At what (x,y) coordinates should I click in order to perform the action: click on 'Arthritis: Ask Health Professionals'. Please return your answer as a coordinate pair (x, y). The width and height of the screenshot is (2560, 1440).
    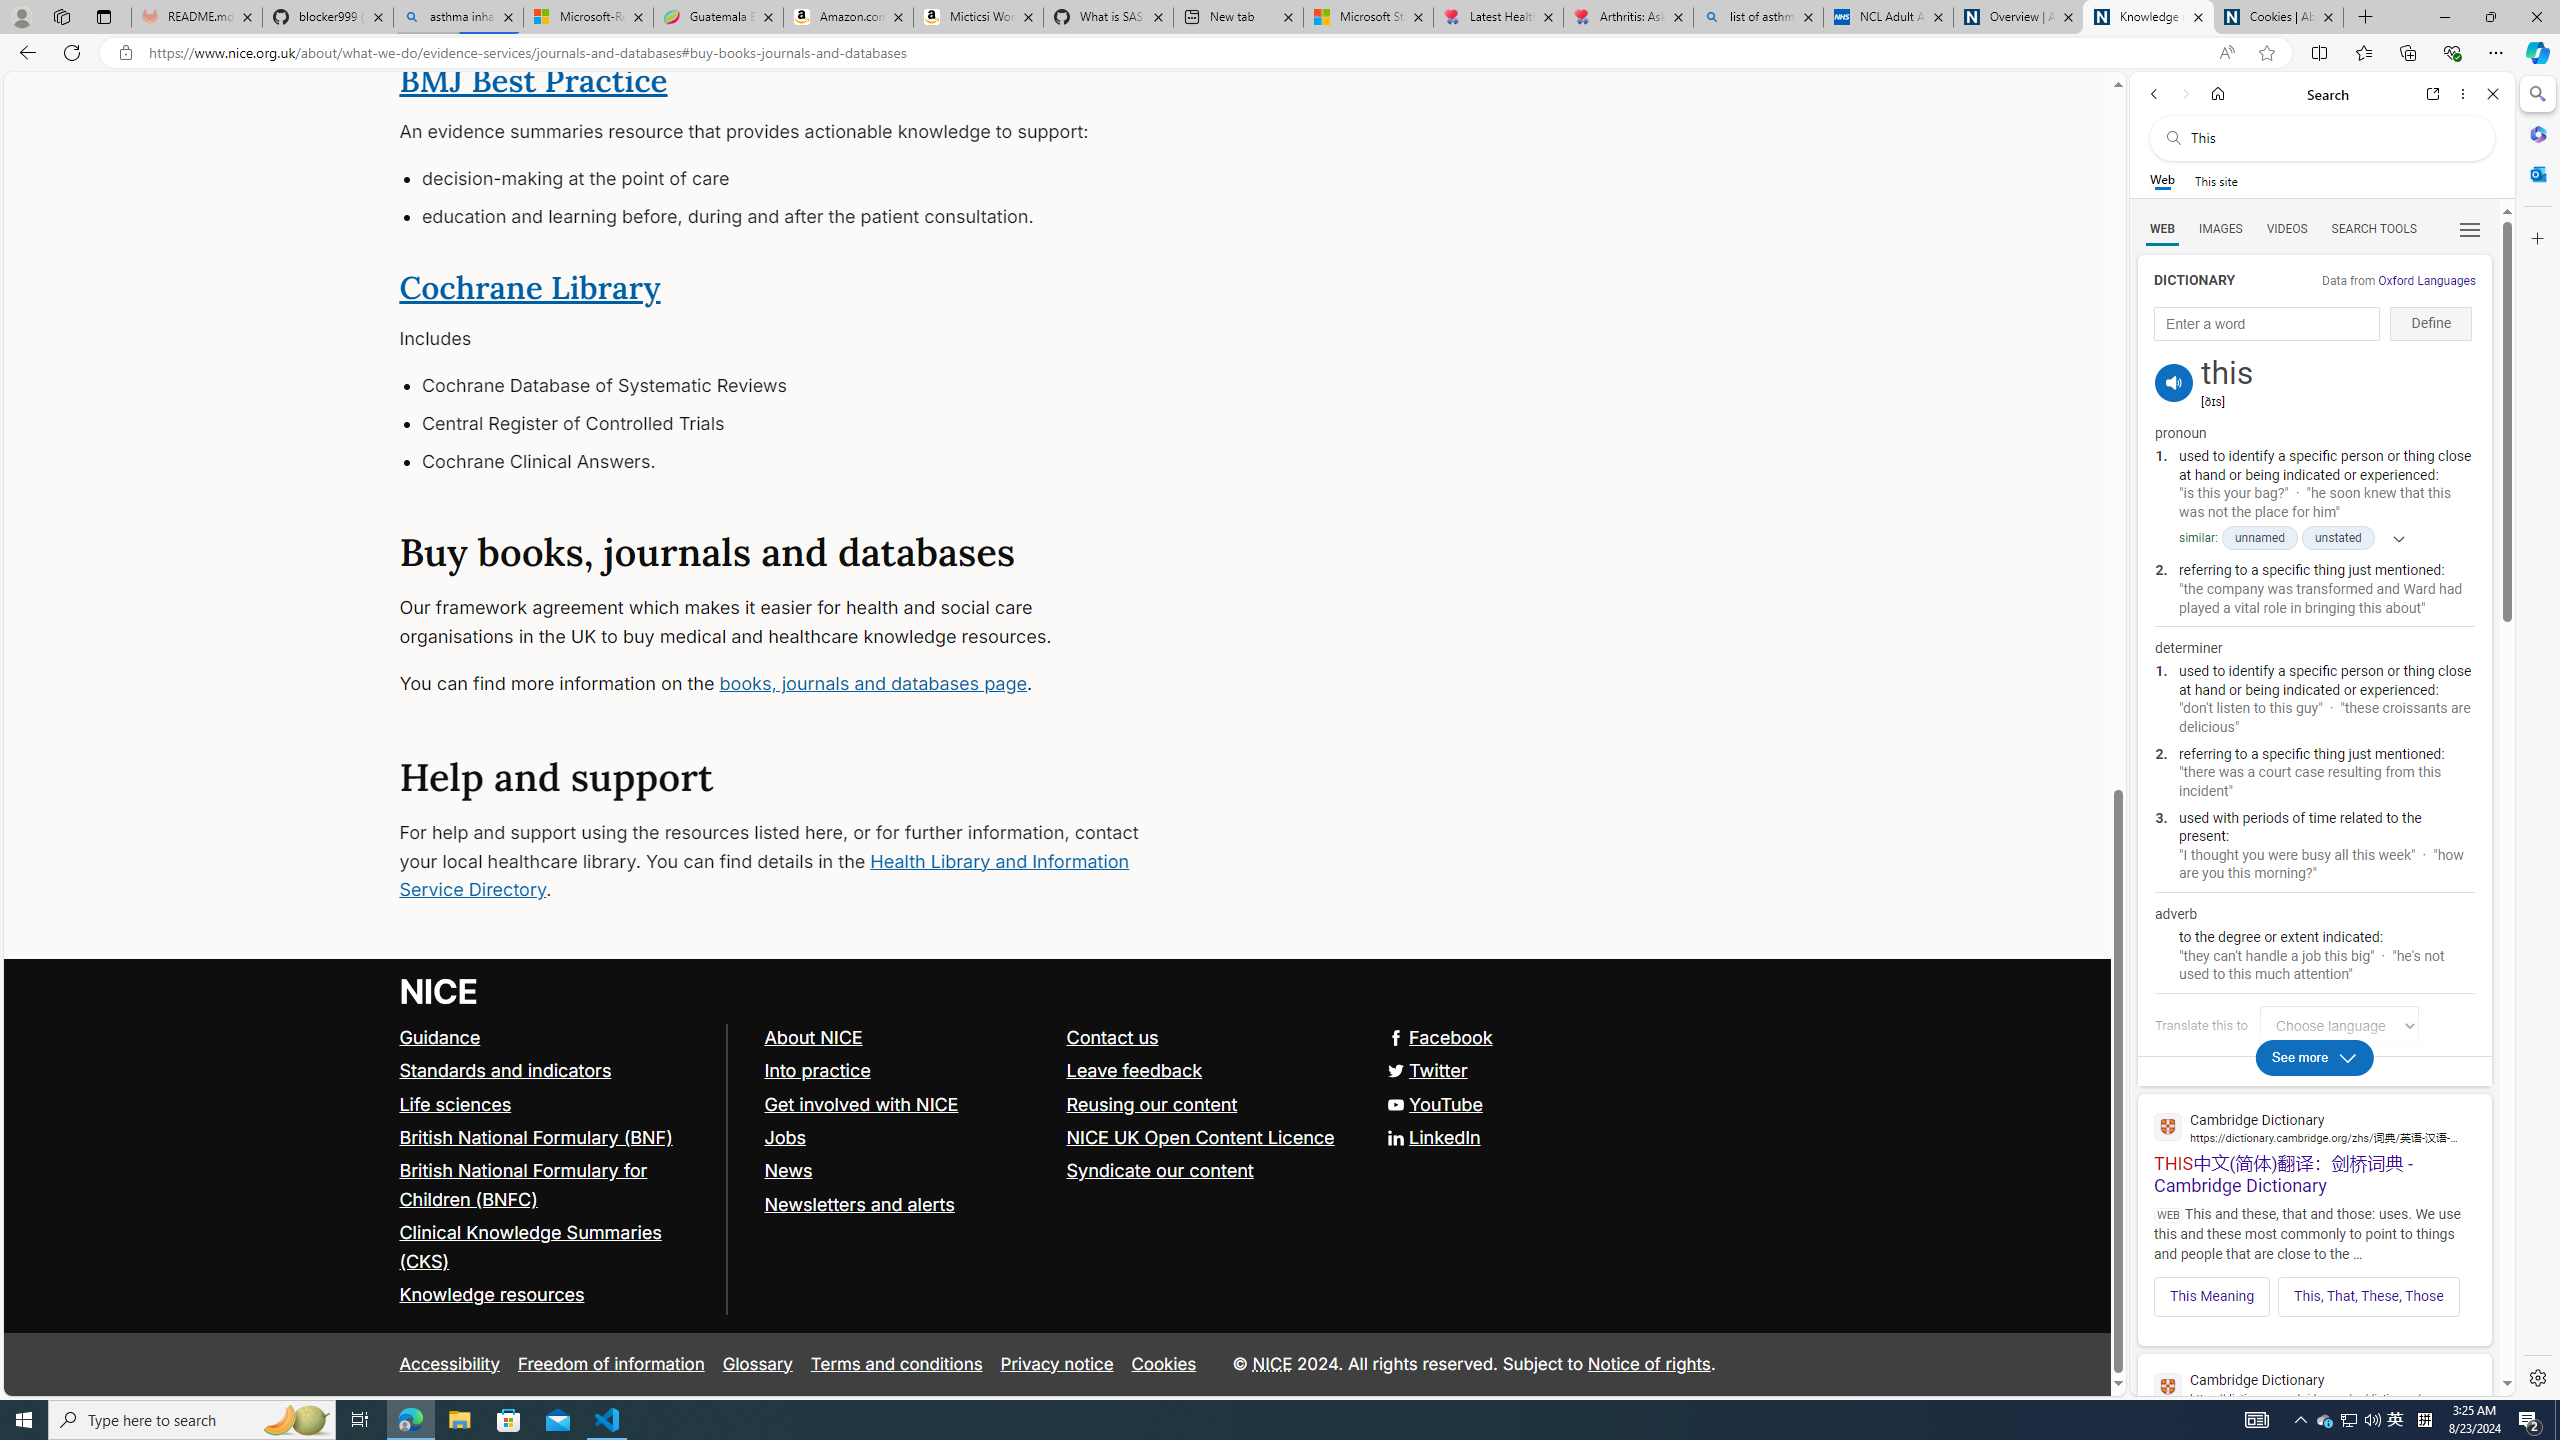
    Looking at the image, I should click on (1627, 16).